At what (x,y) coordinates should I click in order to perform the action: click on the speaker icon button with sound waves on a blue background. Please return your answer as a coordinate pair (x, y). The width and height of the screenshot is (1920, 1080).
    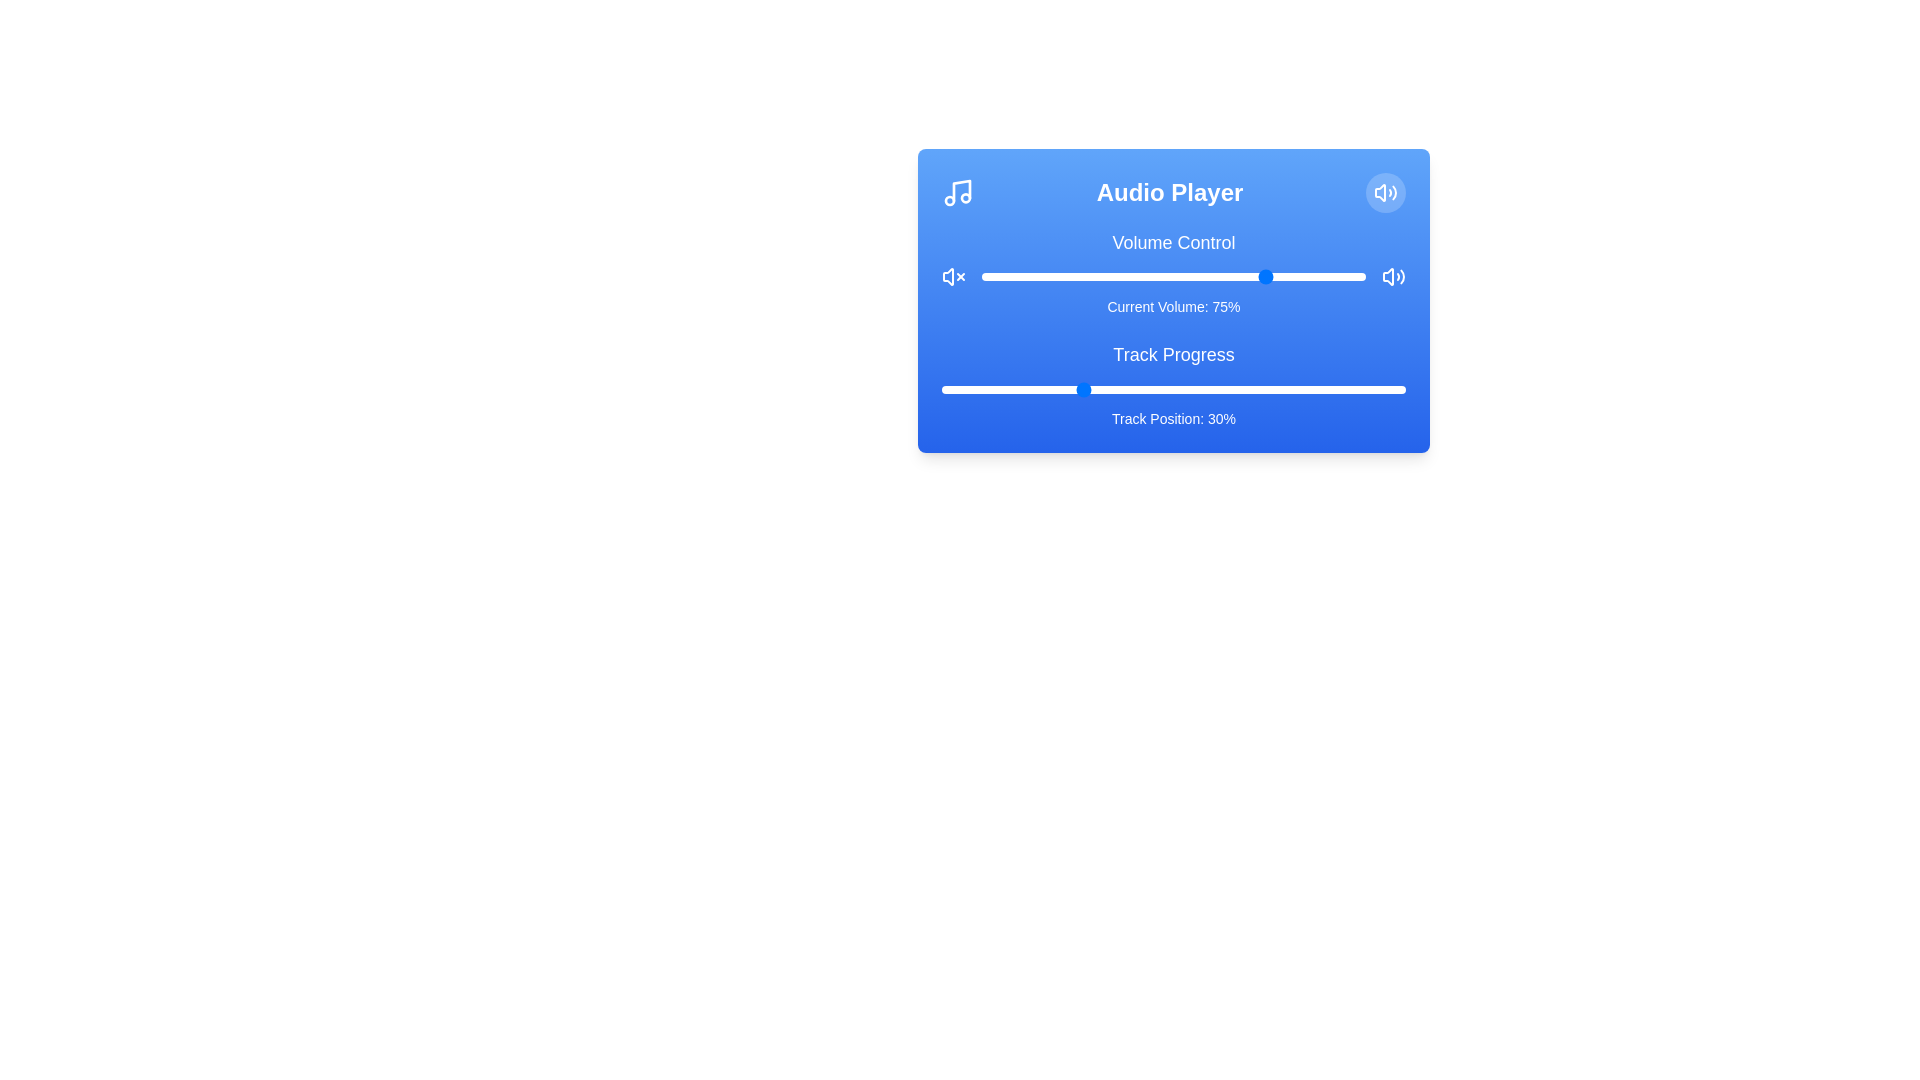
    Looking at the image, I should click on (1392, 277).